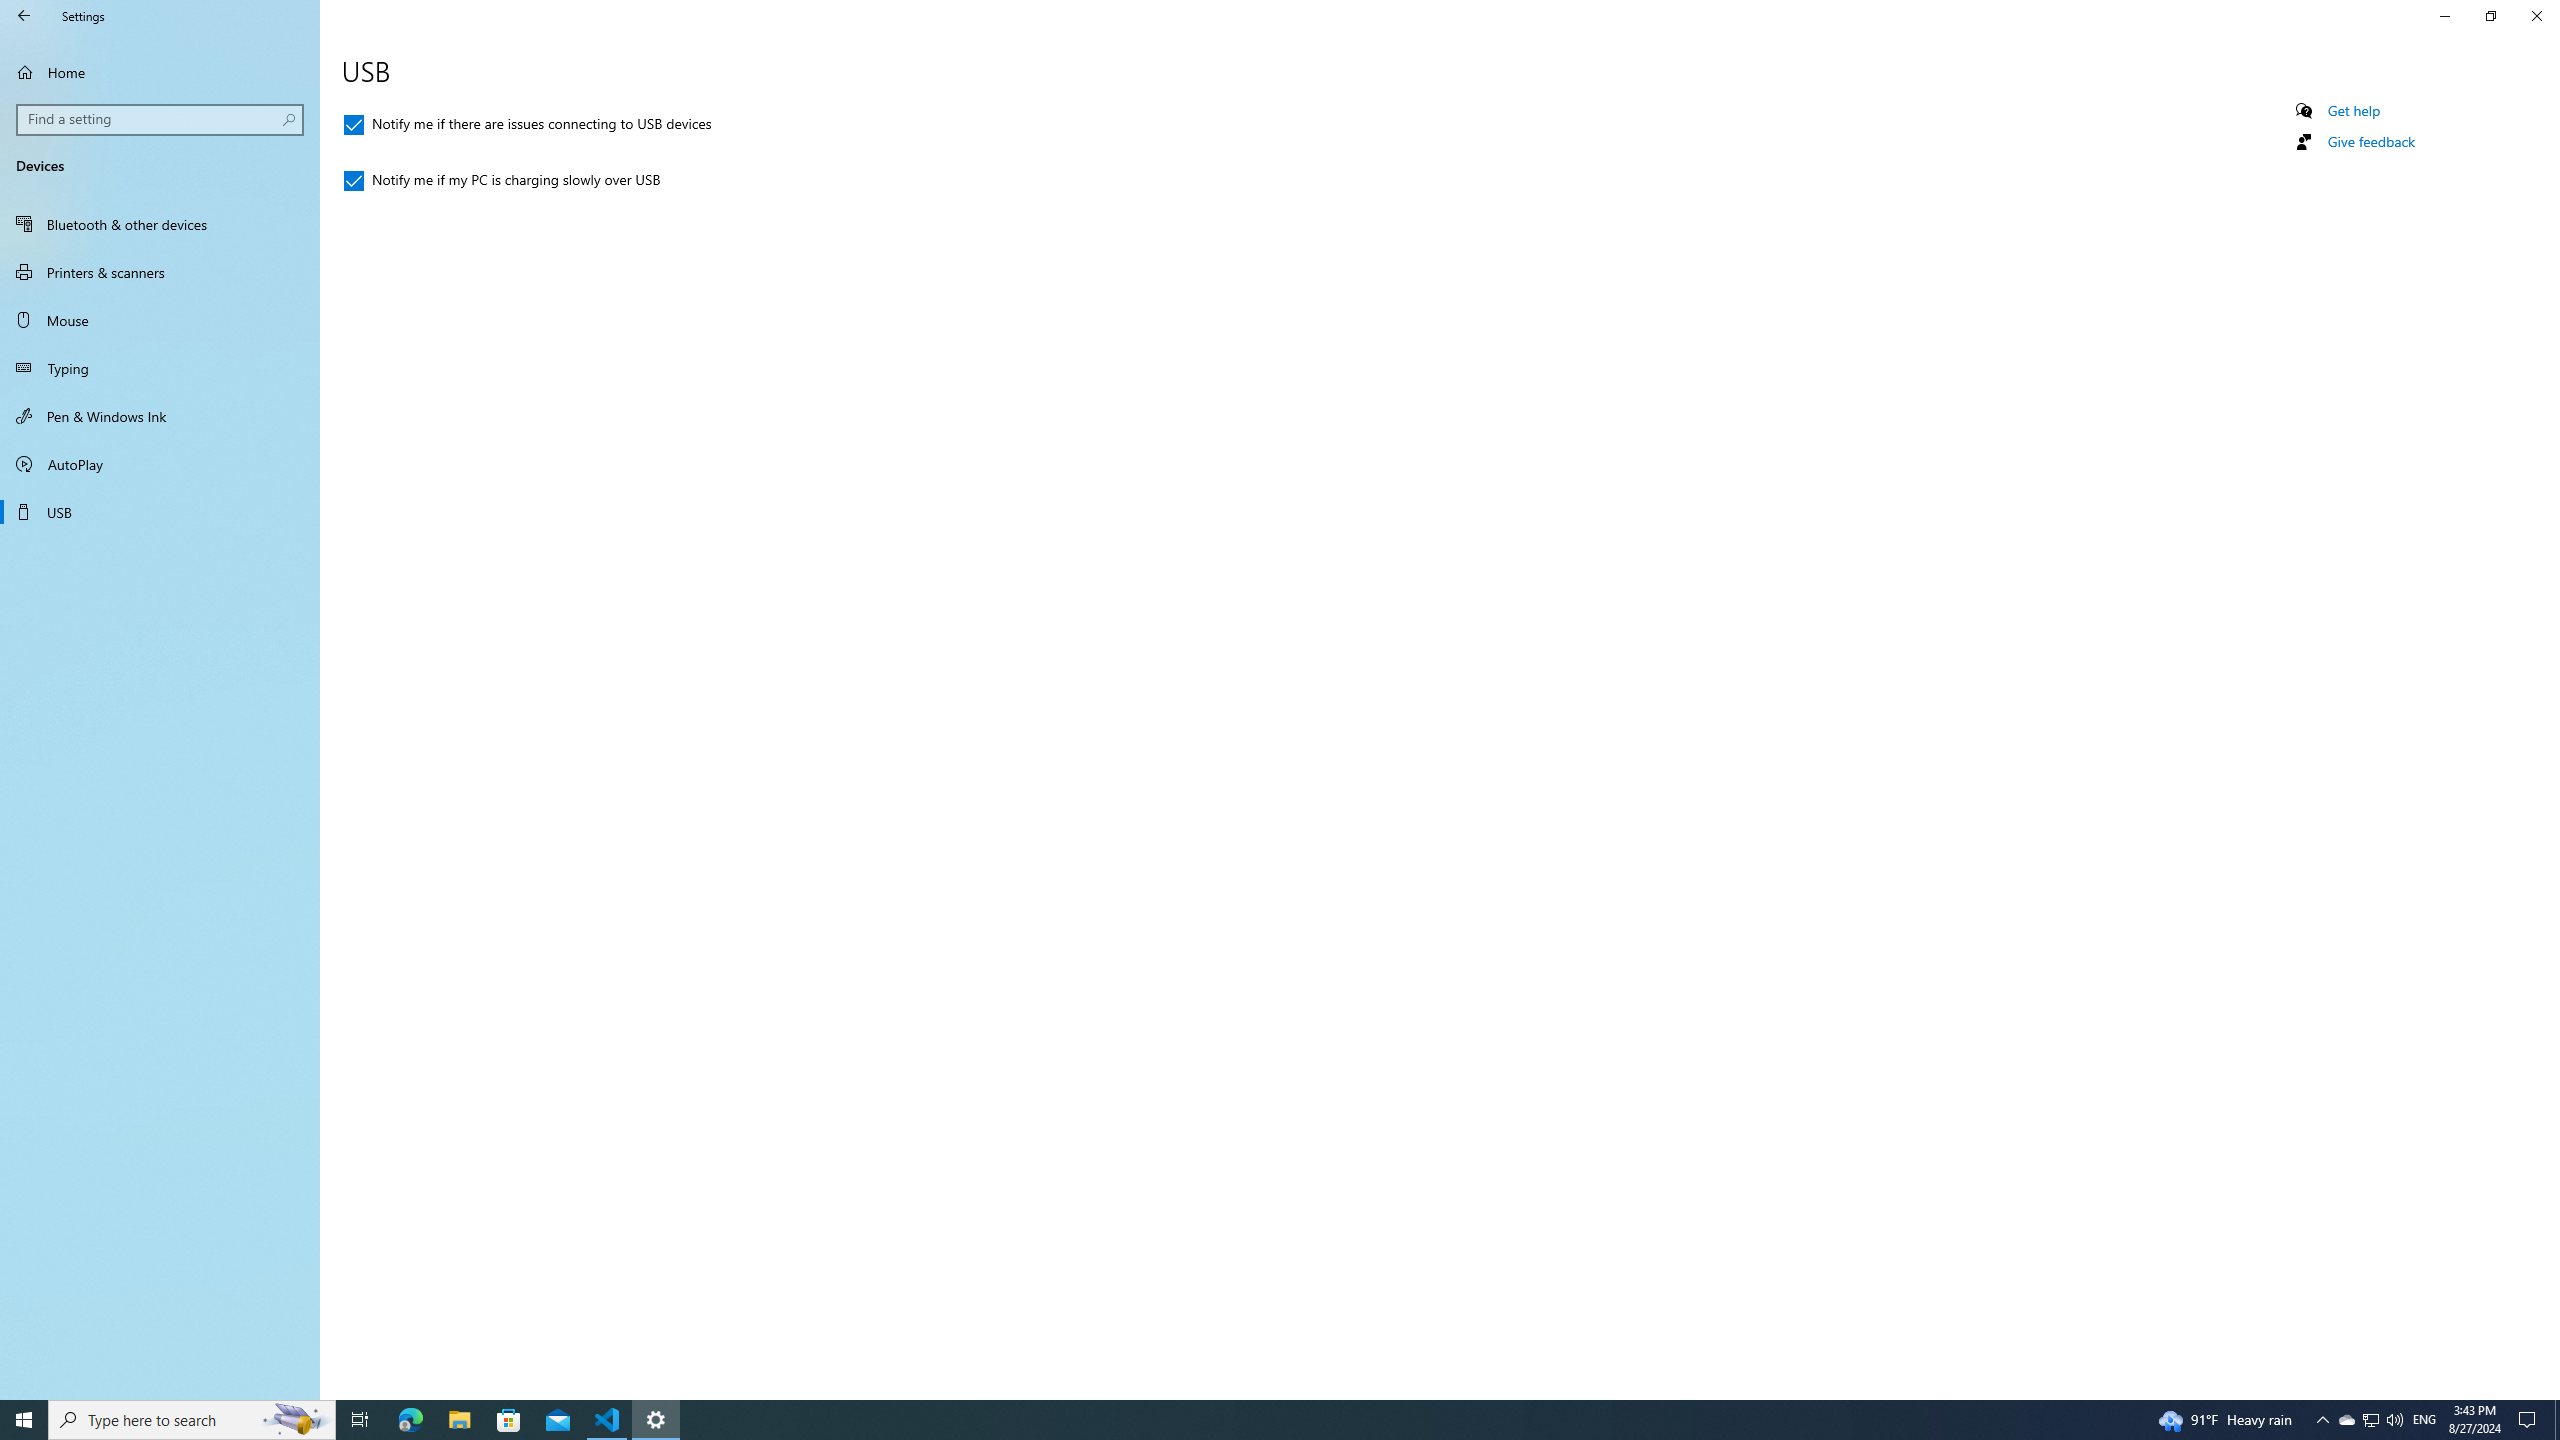 The height and width of the screenshot is (1440, 2560). I want to click on 'Type here to search', so click(191, 1418).